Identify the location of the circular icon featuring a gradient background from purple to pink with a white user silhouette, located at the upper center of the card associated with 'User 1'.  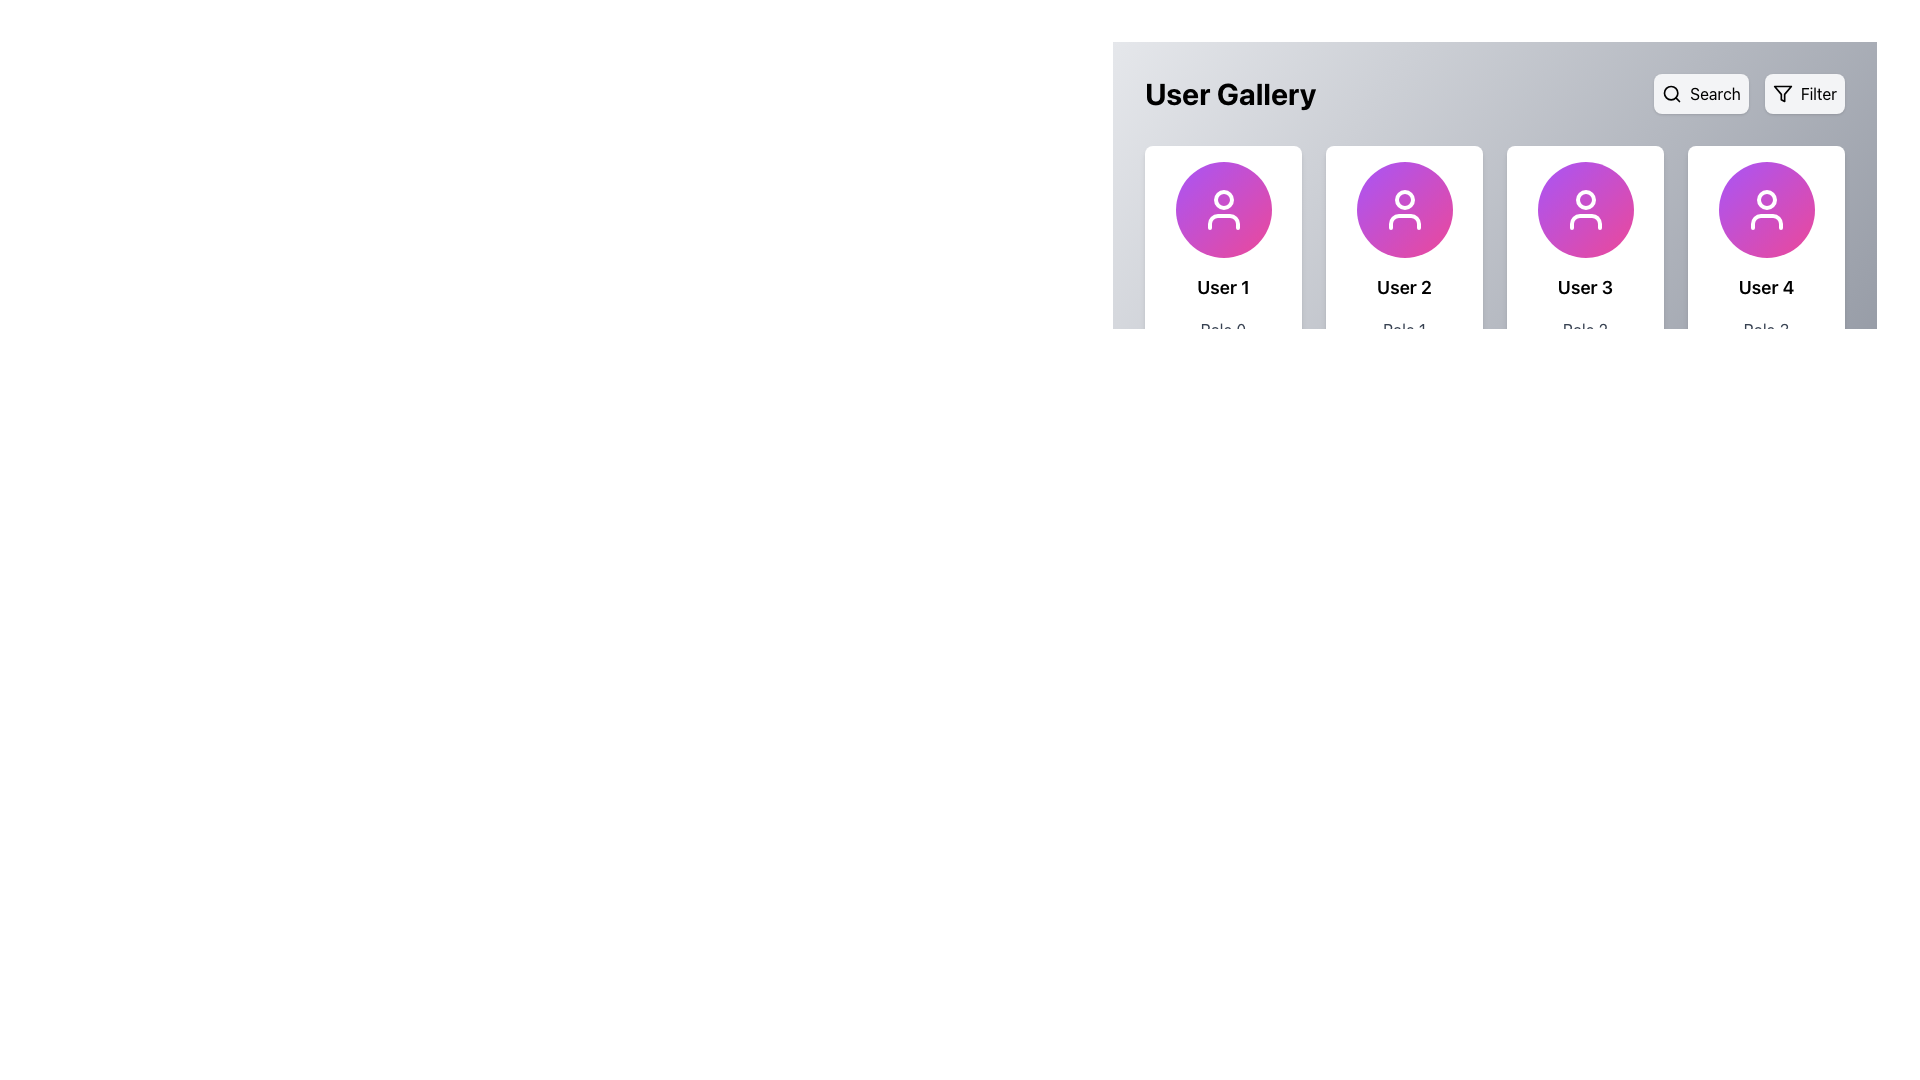
(1222, 209).